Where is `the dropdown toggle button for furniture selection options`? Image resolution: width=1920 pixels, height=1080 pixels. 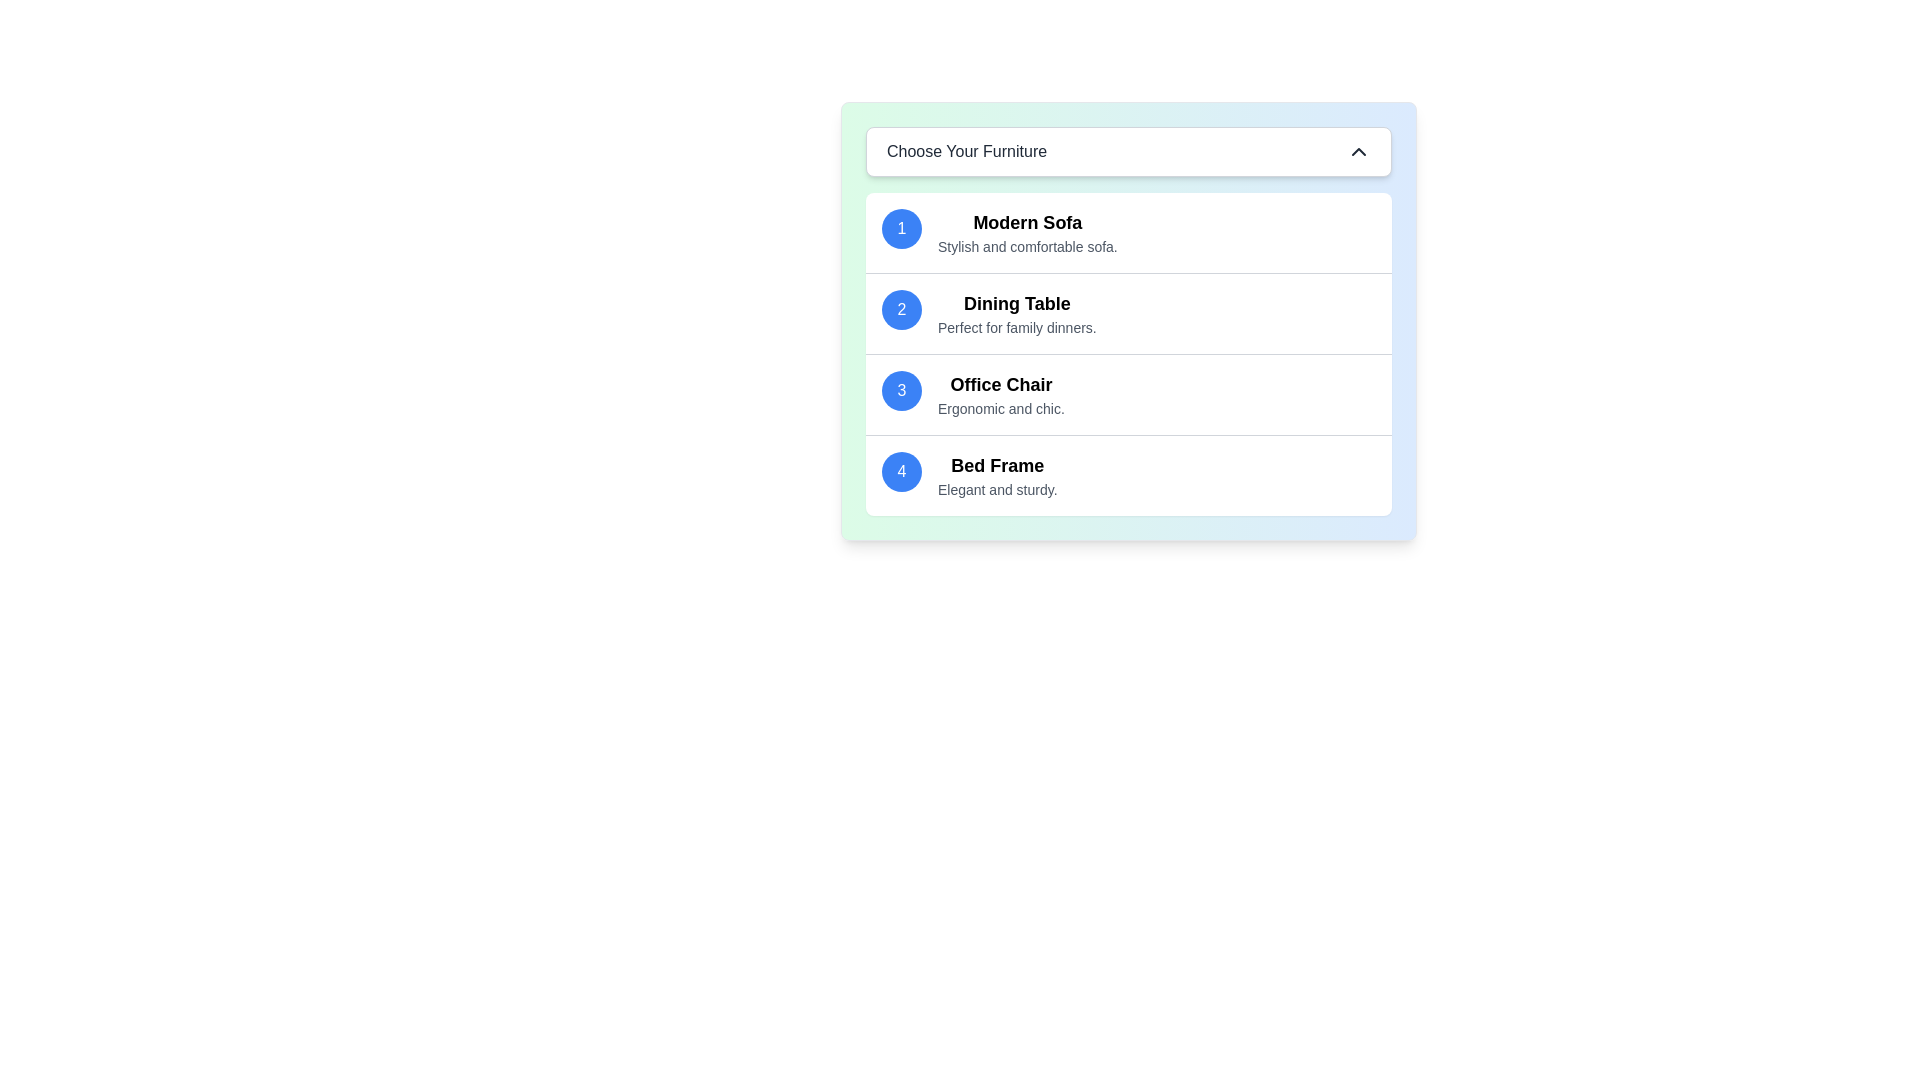 the dropdown toggle button for furniture selection options is located at coordinates (1128, 150).